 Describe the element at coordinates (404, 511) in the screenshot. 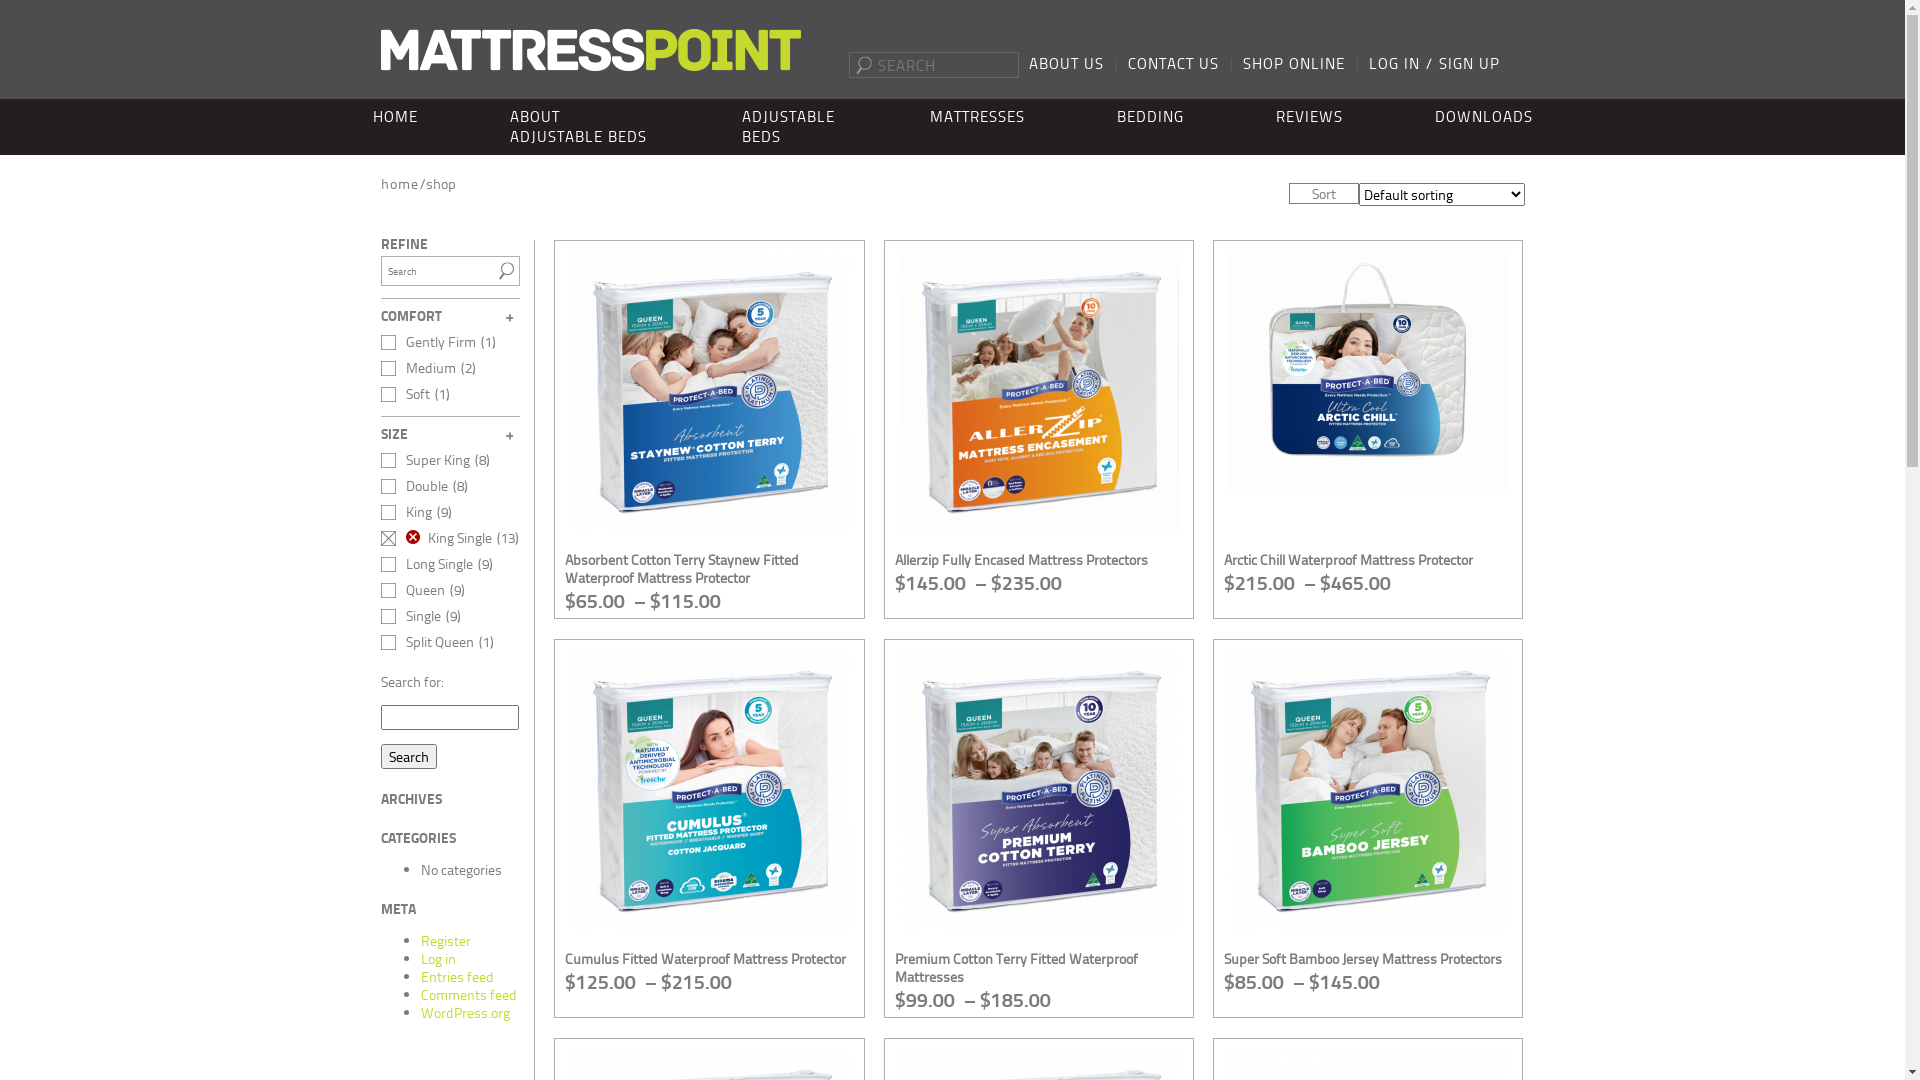

I see `'King'` at that location.